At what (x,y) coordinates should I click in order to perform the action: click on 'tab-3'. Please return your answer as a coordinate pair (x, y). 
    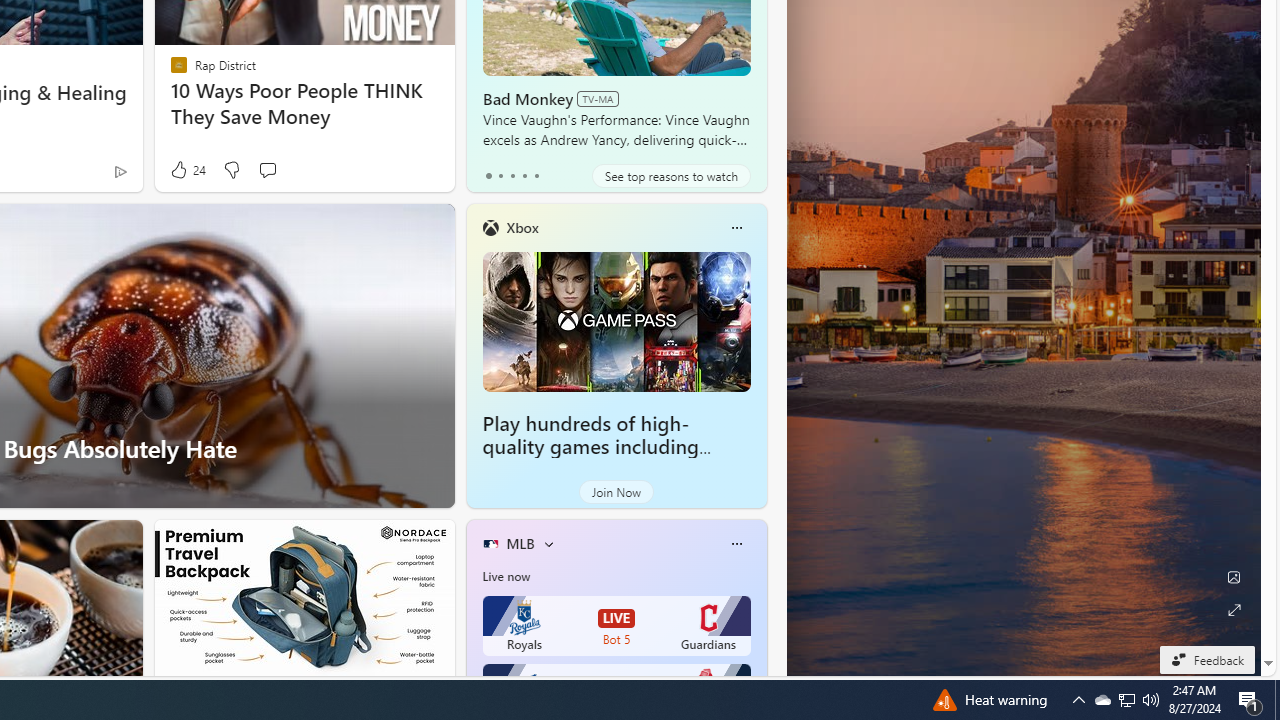
    Looking at the image, I should click on (524, 175).